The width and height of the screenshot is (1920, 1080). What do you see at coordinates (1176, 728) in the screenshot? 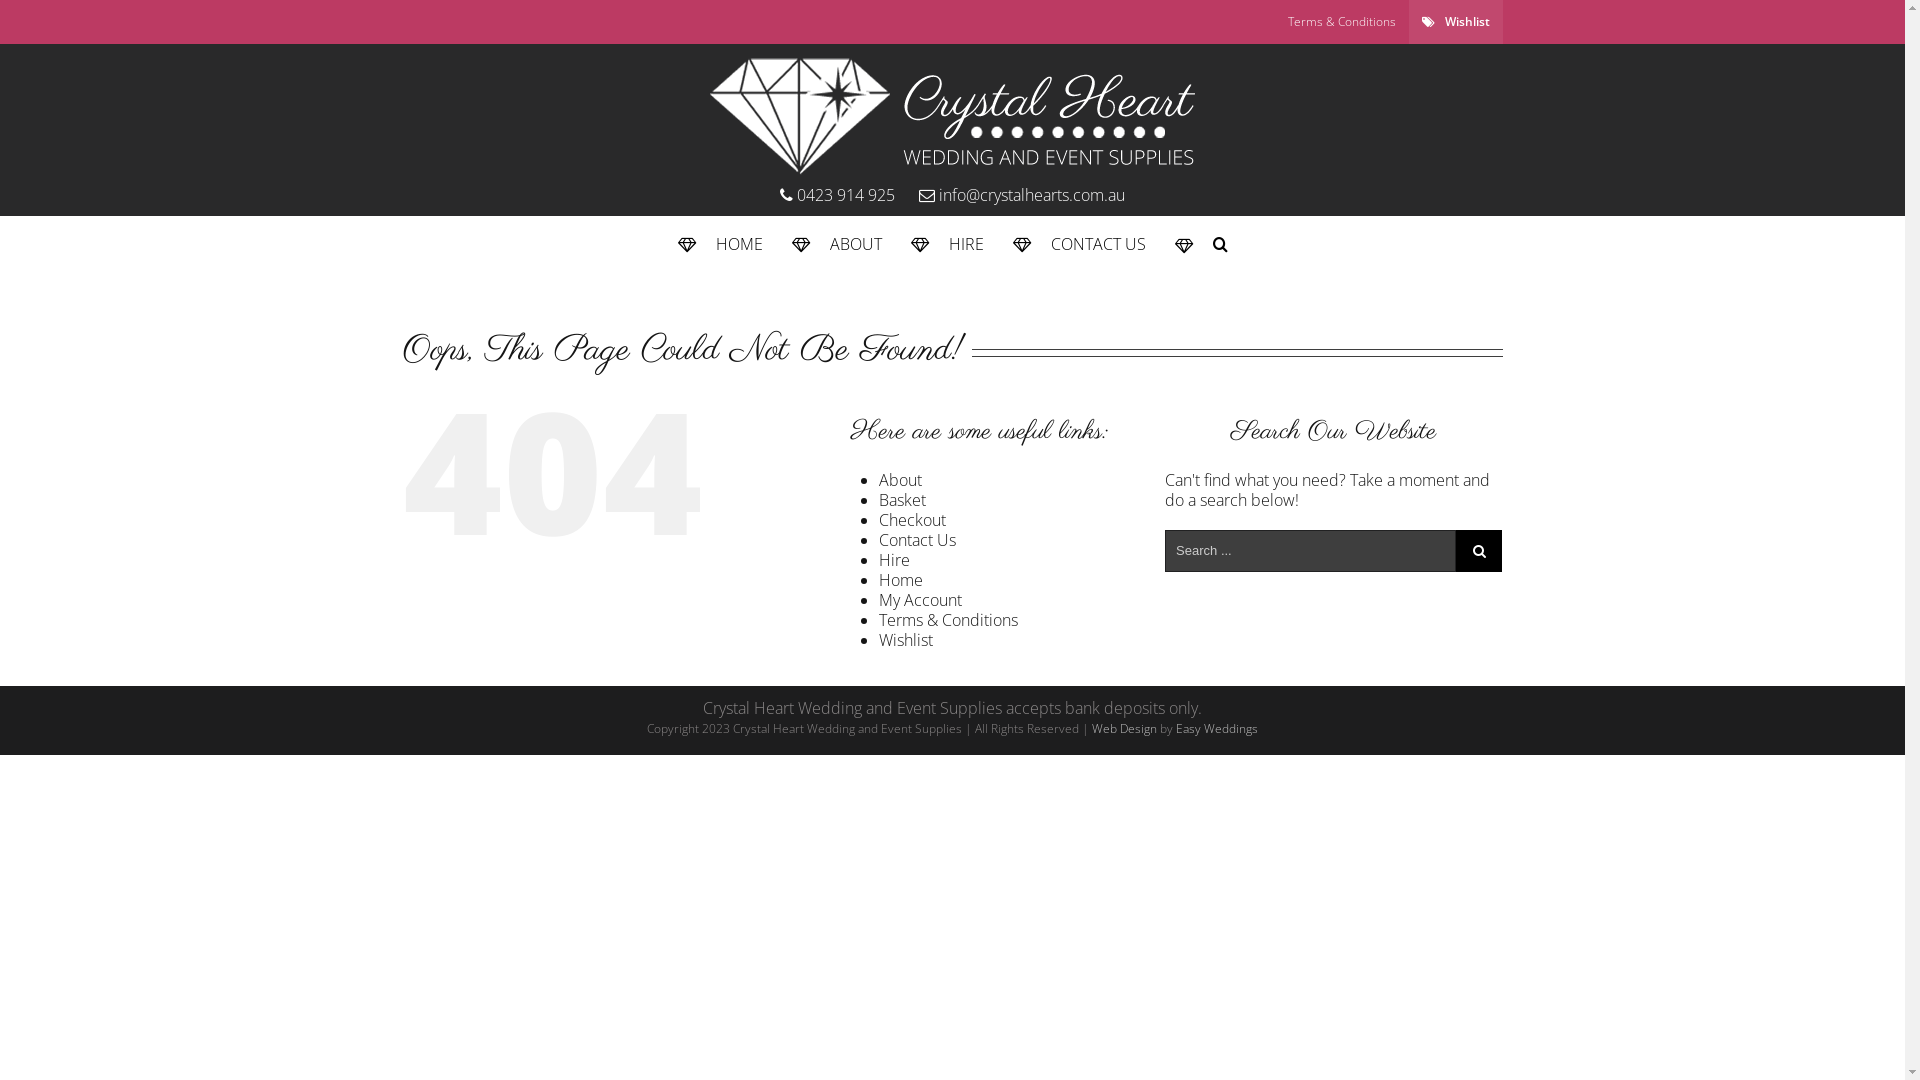
I see `'Easy Weddings'` at bounding box center [1176, 728].